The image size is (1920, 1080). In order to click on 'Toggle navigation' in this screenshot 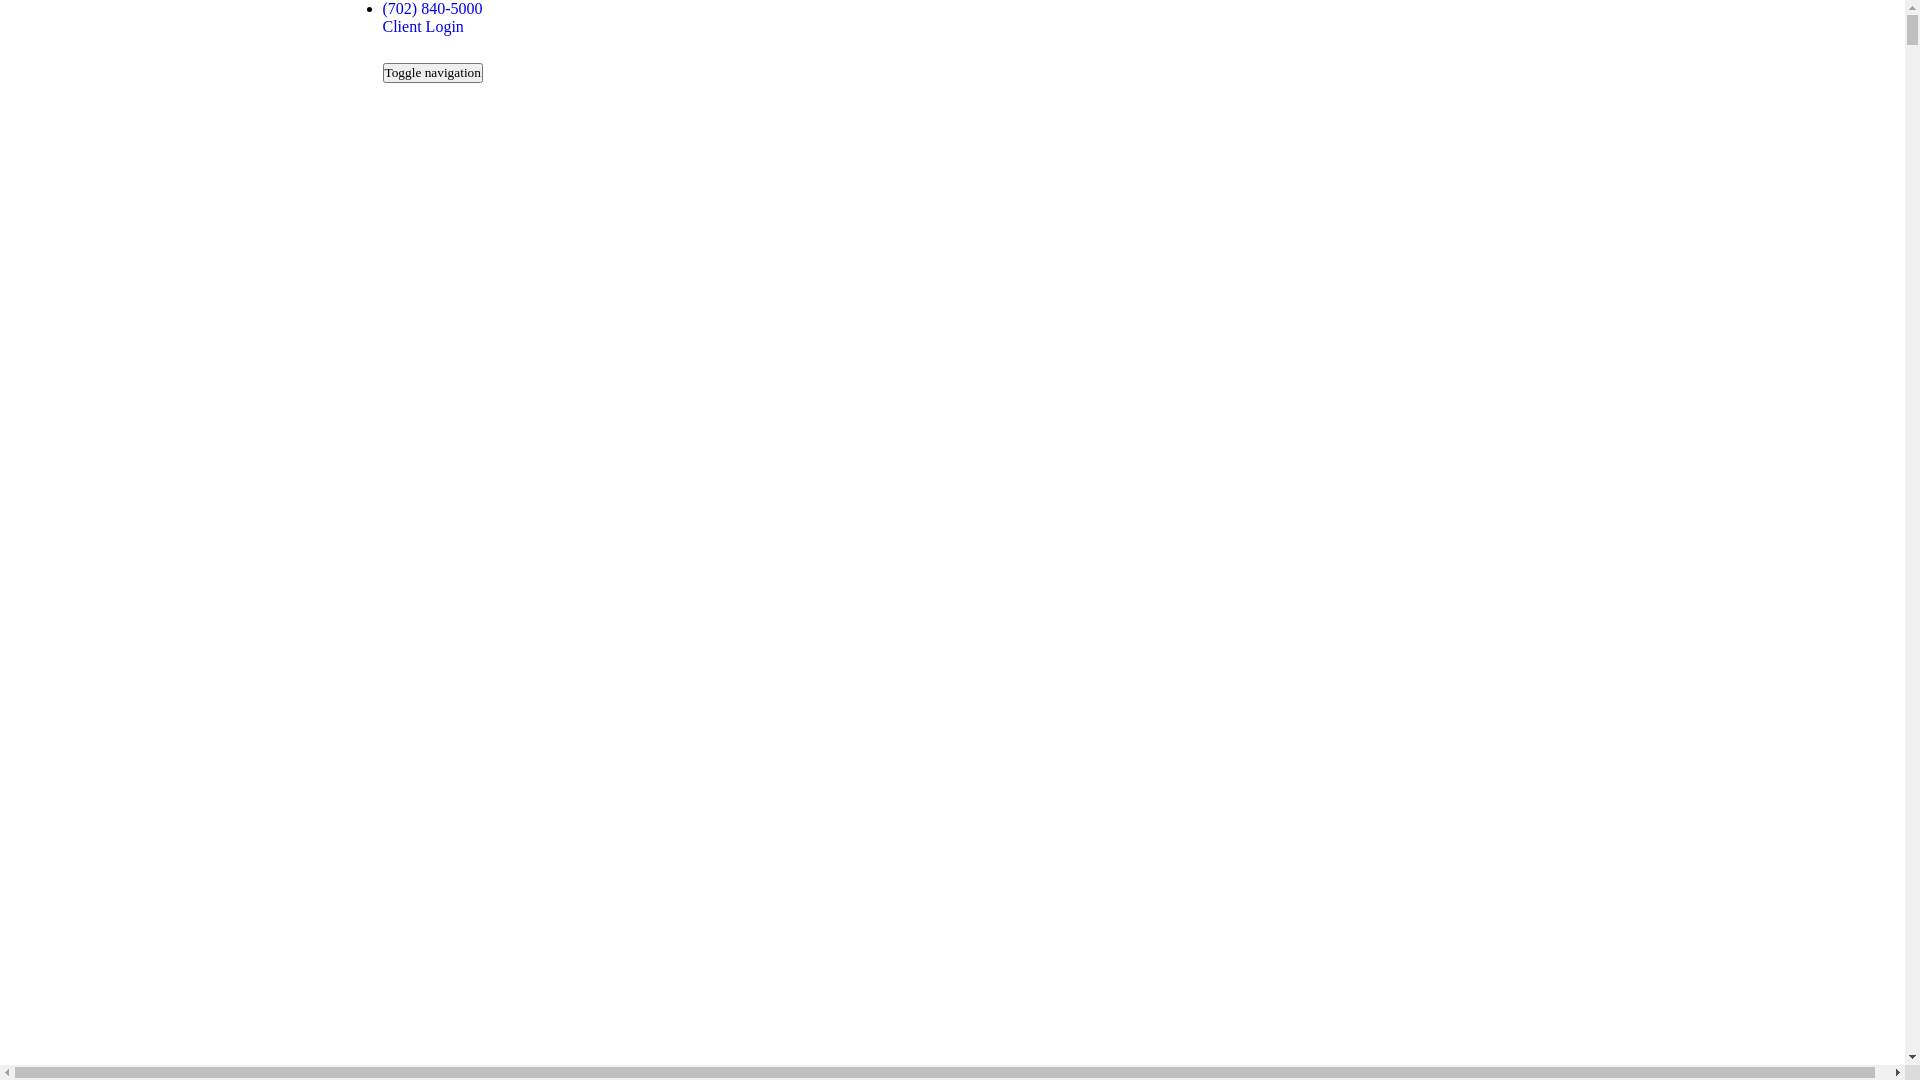, I will do `click(431, 72)`.